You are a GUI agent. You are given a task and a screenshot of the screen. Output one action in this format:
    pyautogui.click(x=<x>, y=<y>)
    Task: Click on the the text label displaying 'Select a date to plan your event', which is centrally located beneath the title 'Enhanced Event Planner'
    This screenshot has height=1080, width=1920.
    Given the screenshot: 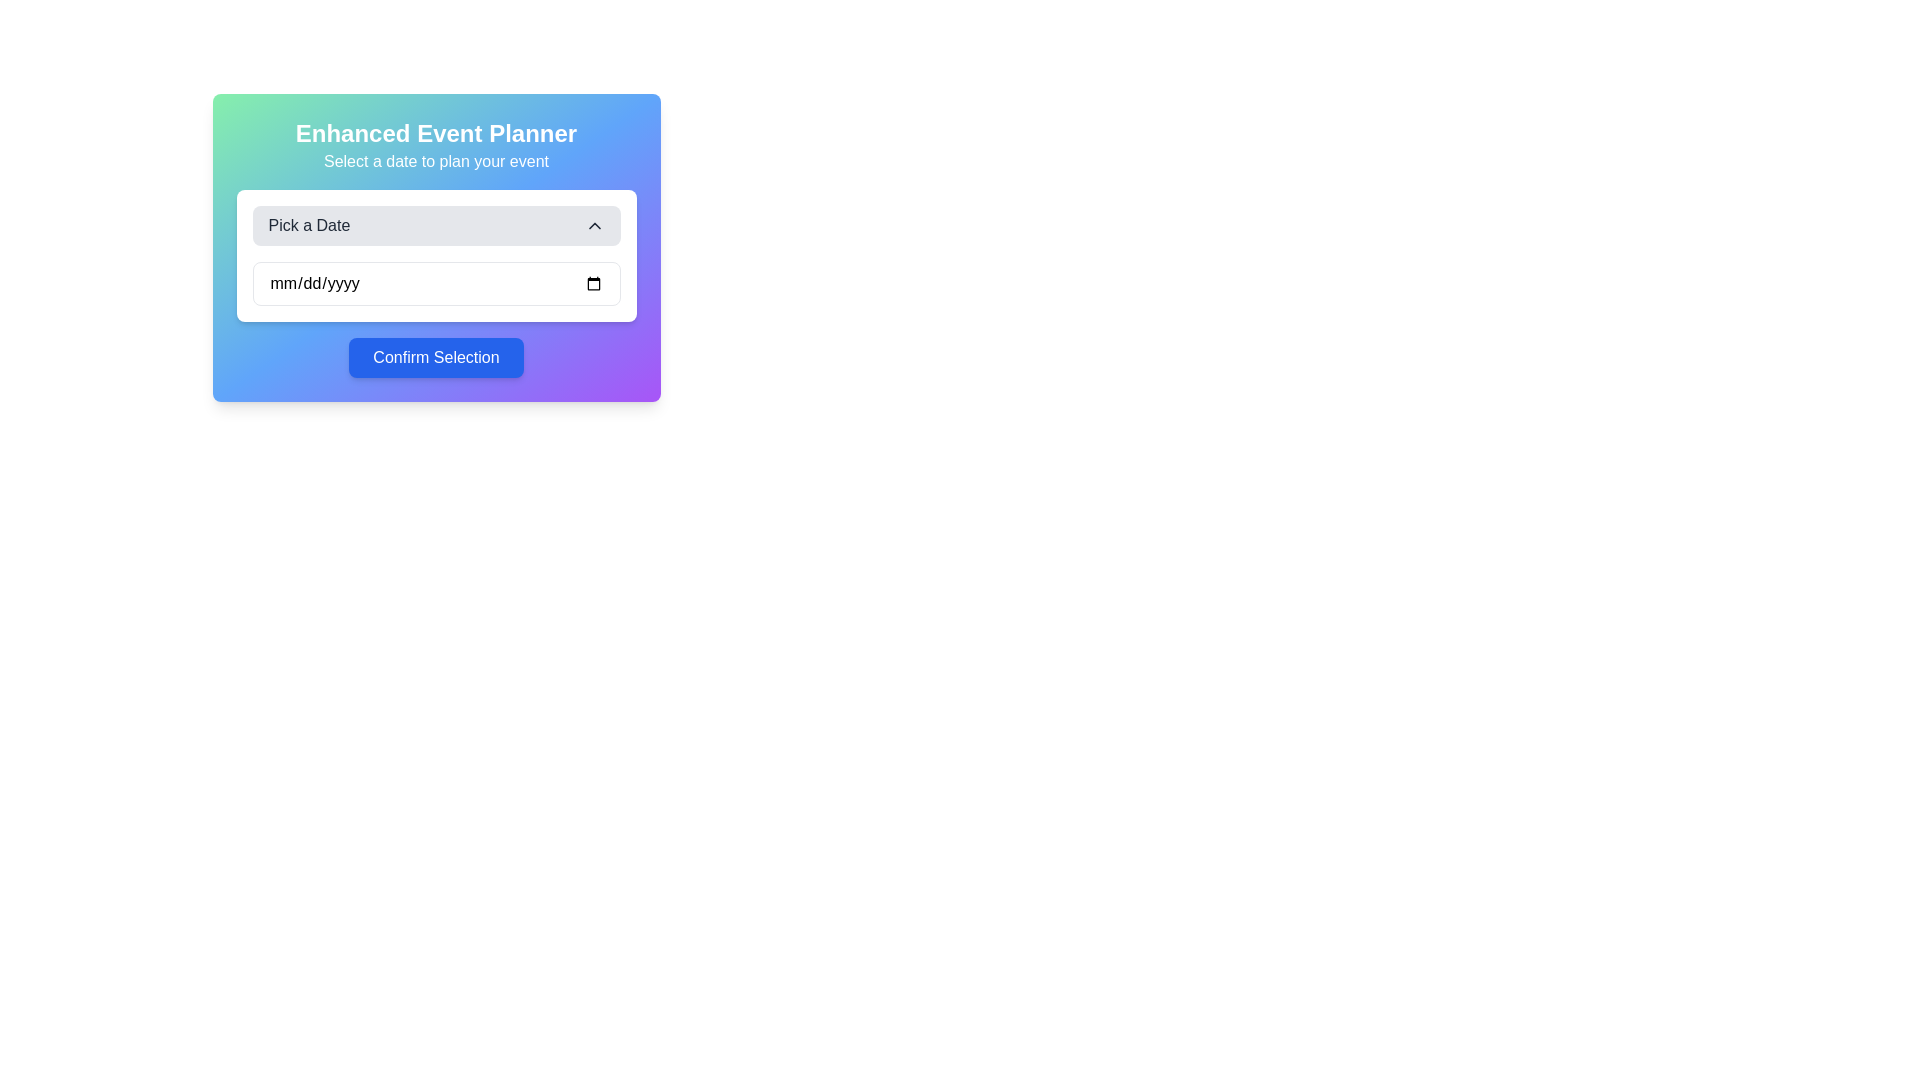 What is the action you would take?
    pyautogui.click(x=435, y=161)
    